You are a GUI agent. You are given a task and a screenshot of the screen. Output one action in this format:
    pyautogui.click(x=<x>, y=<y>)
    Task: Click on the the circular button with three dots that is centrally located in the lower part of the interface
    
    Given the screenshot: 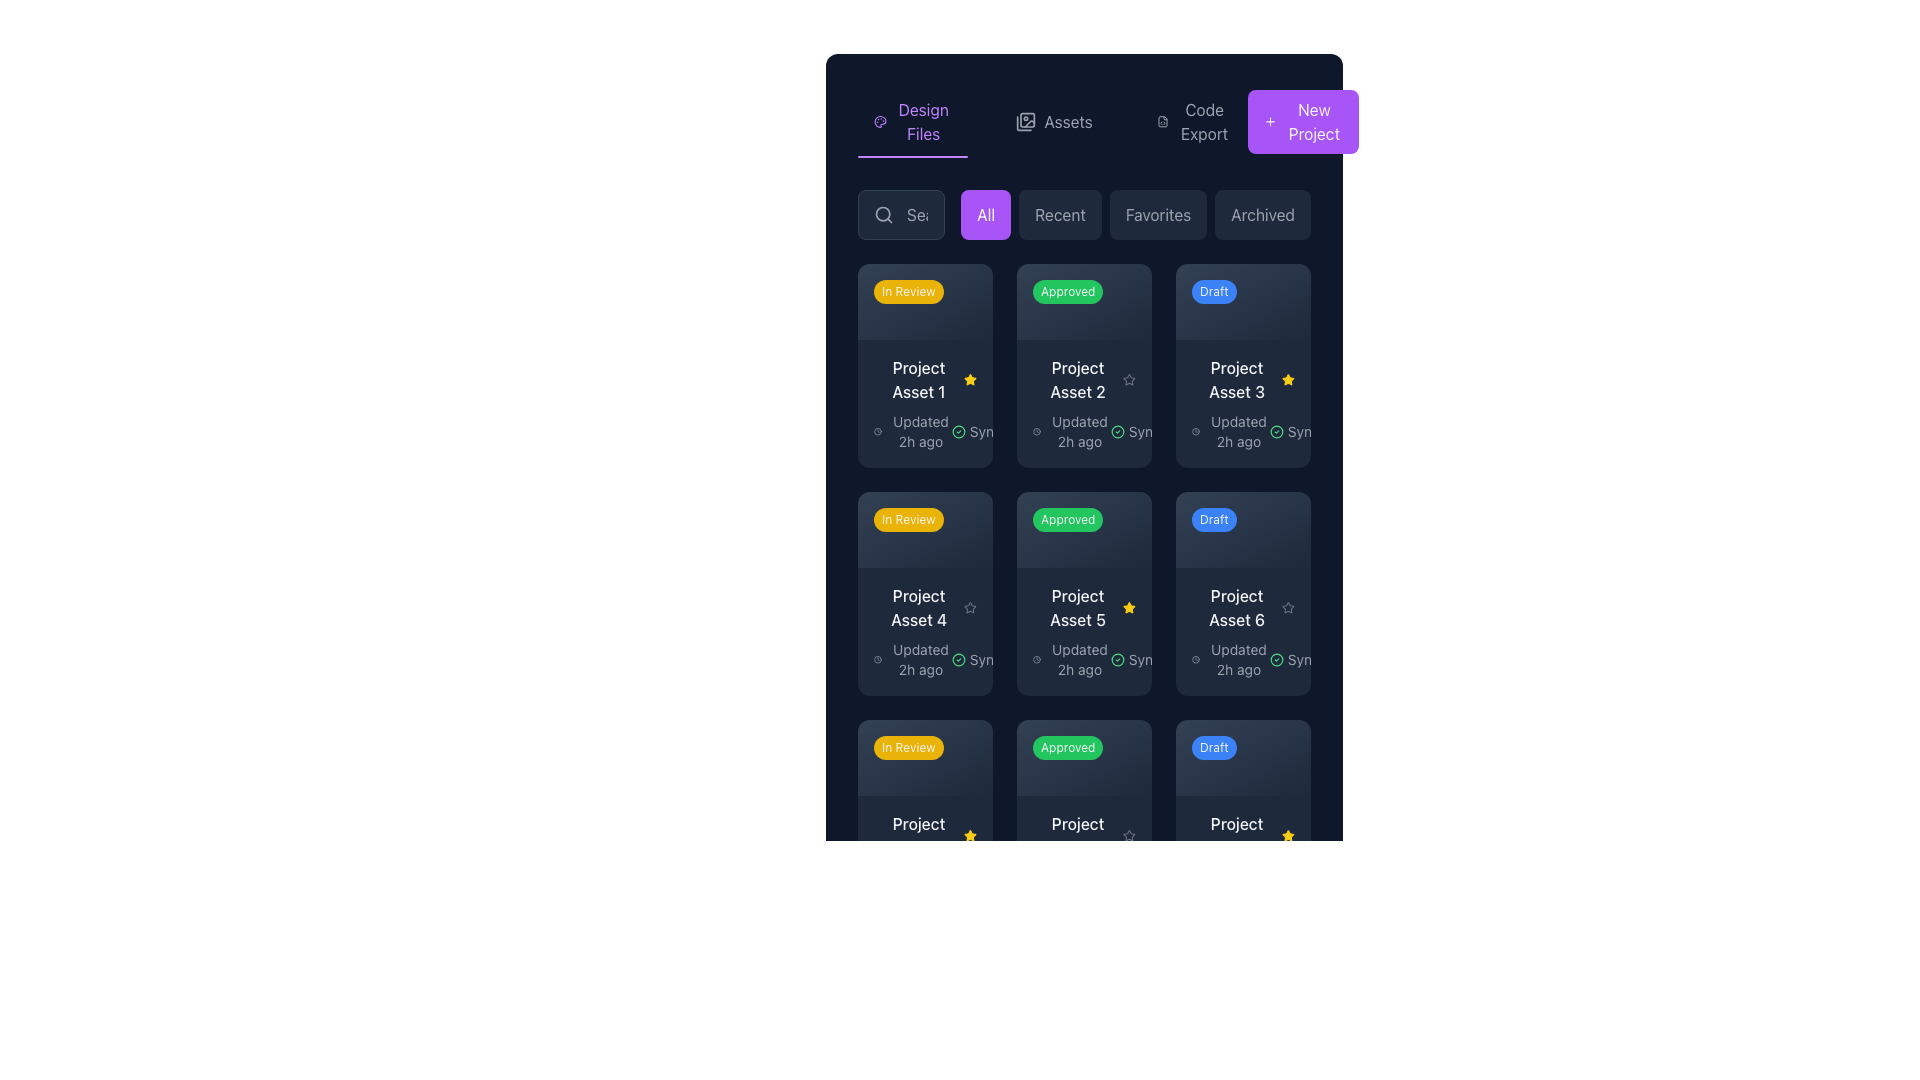 What is the action you would take?
    pyautogui.click(x=1118, y=751)
    